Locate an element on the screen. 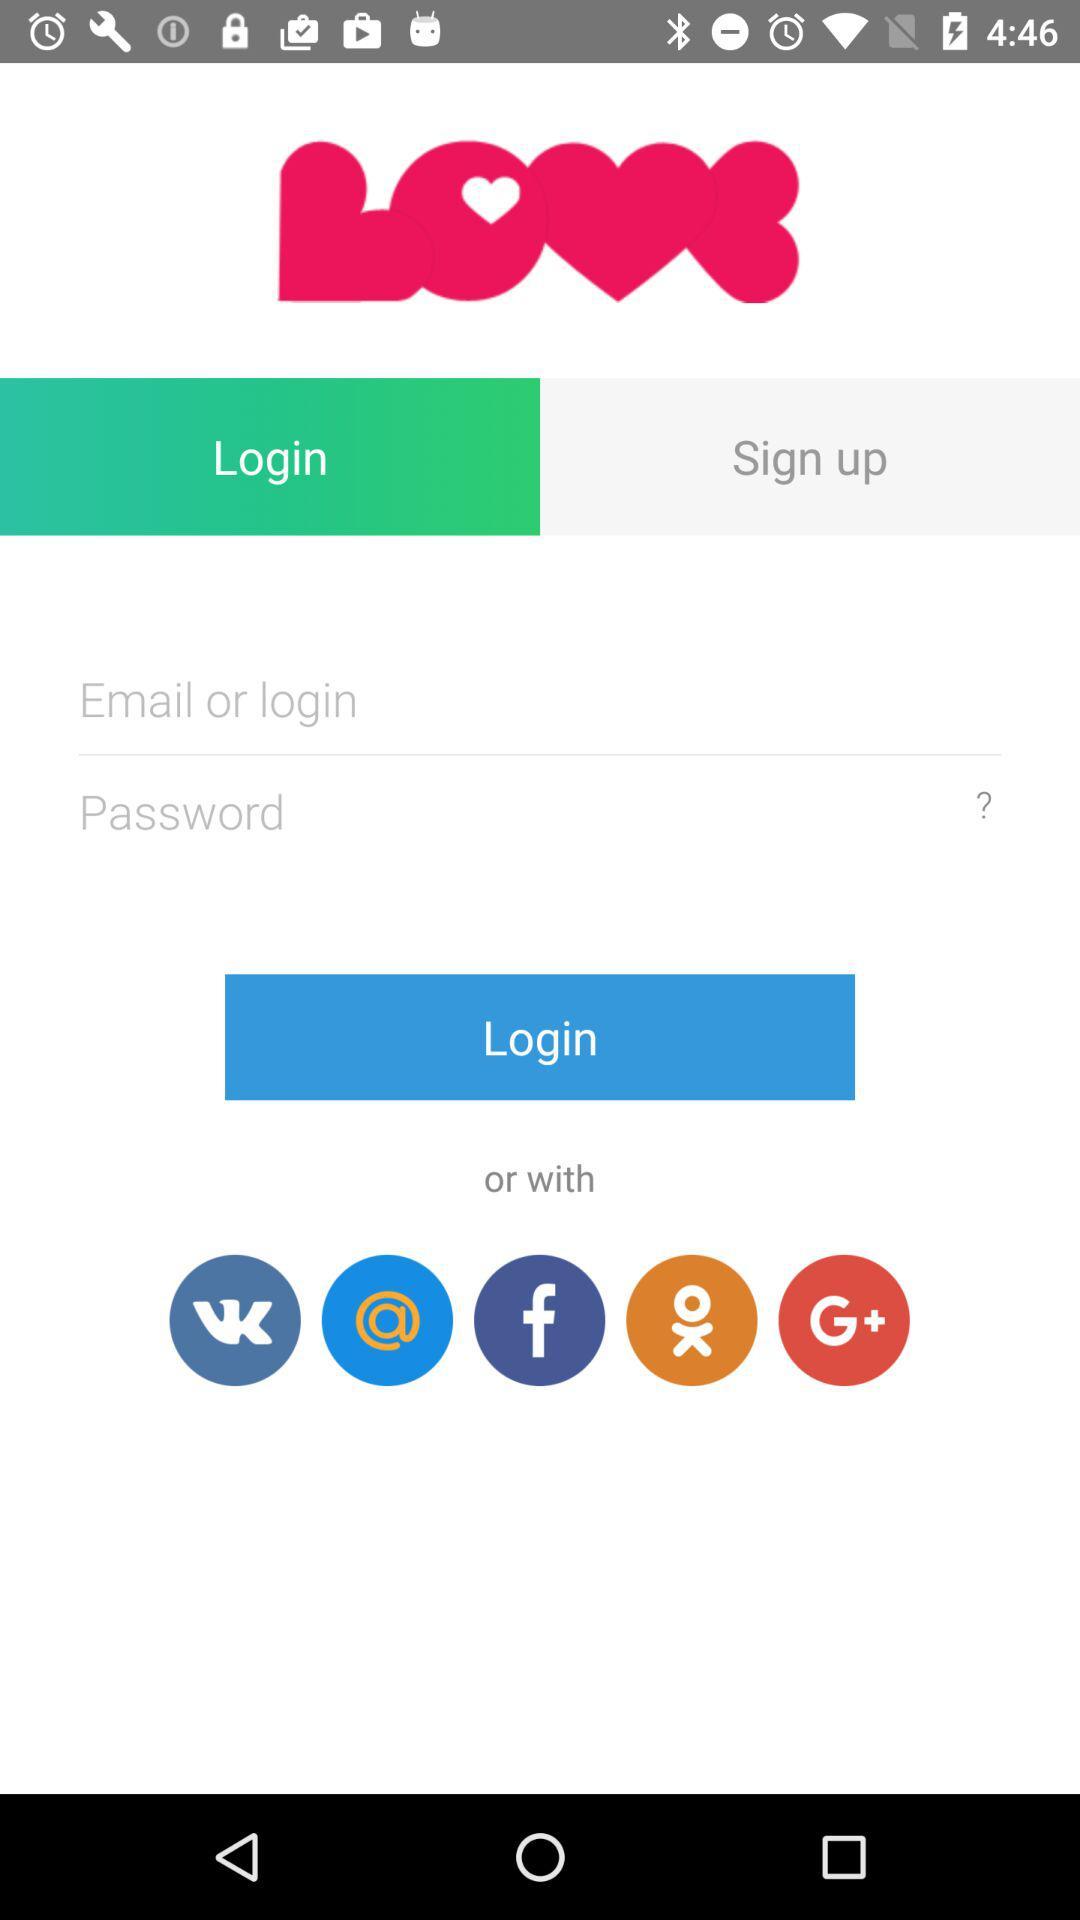  login with email is located at coordinates (387, 1320).